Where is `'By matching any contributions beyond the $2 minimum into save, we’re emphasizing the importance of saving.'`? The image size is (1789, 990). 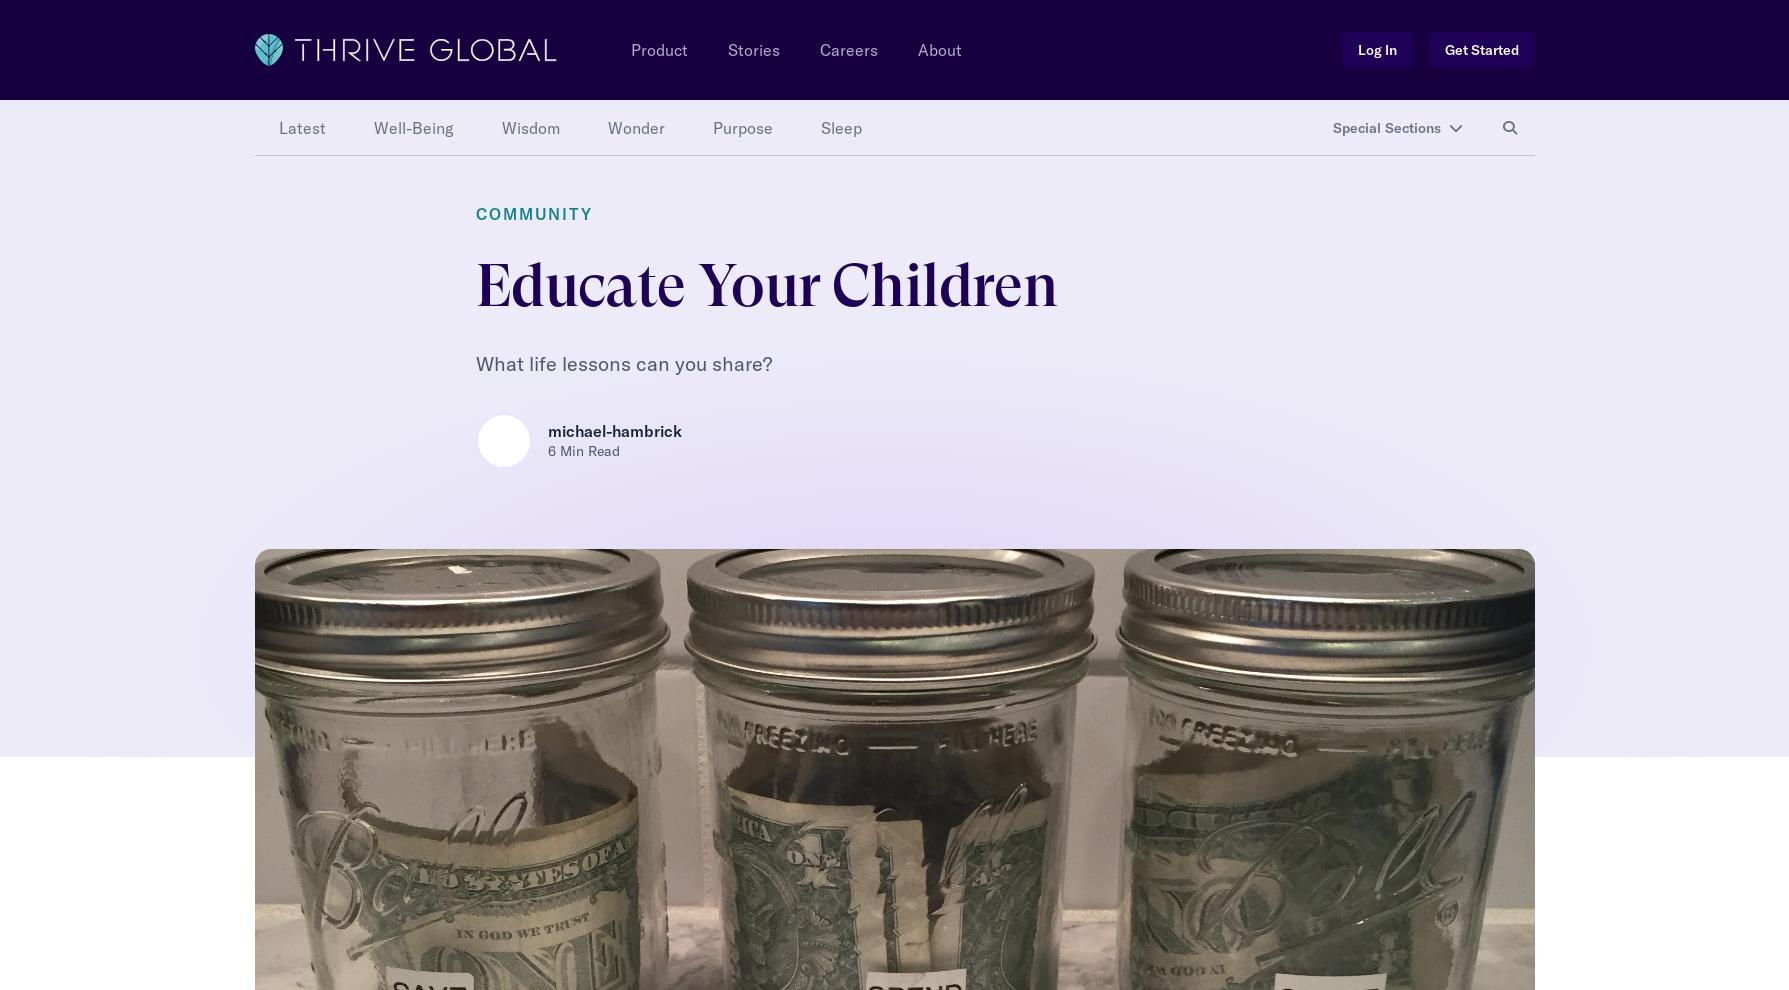 'By matching any contributions beyond the $2 minimum into save, we’re emphasizing the importance of saving.' is located at coordinates (880, 117).